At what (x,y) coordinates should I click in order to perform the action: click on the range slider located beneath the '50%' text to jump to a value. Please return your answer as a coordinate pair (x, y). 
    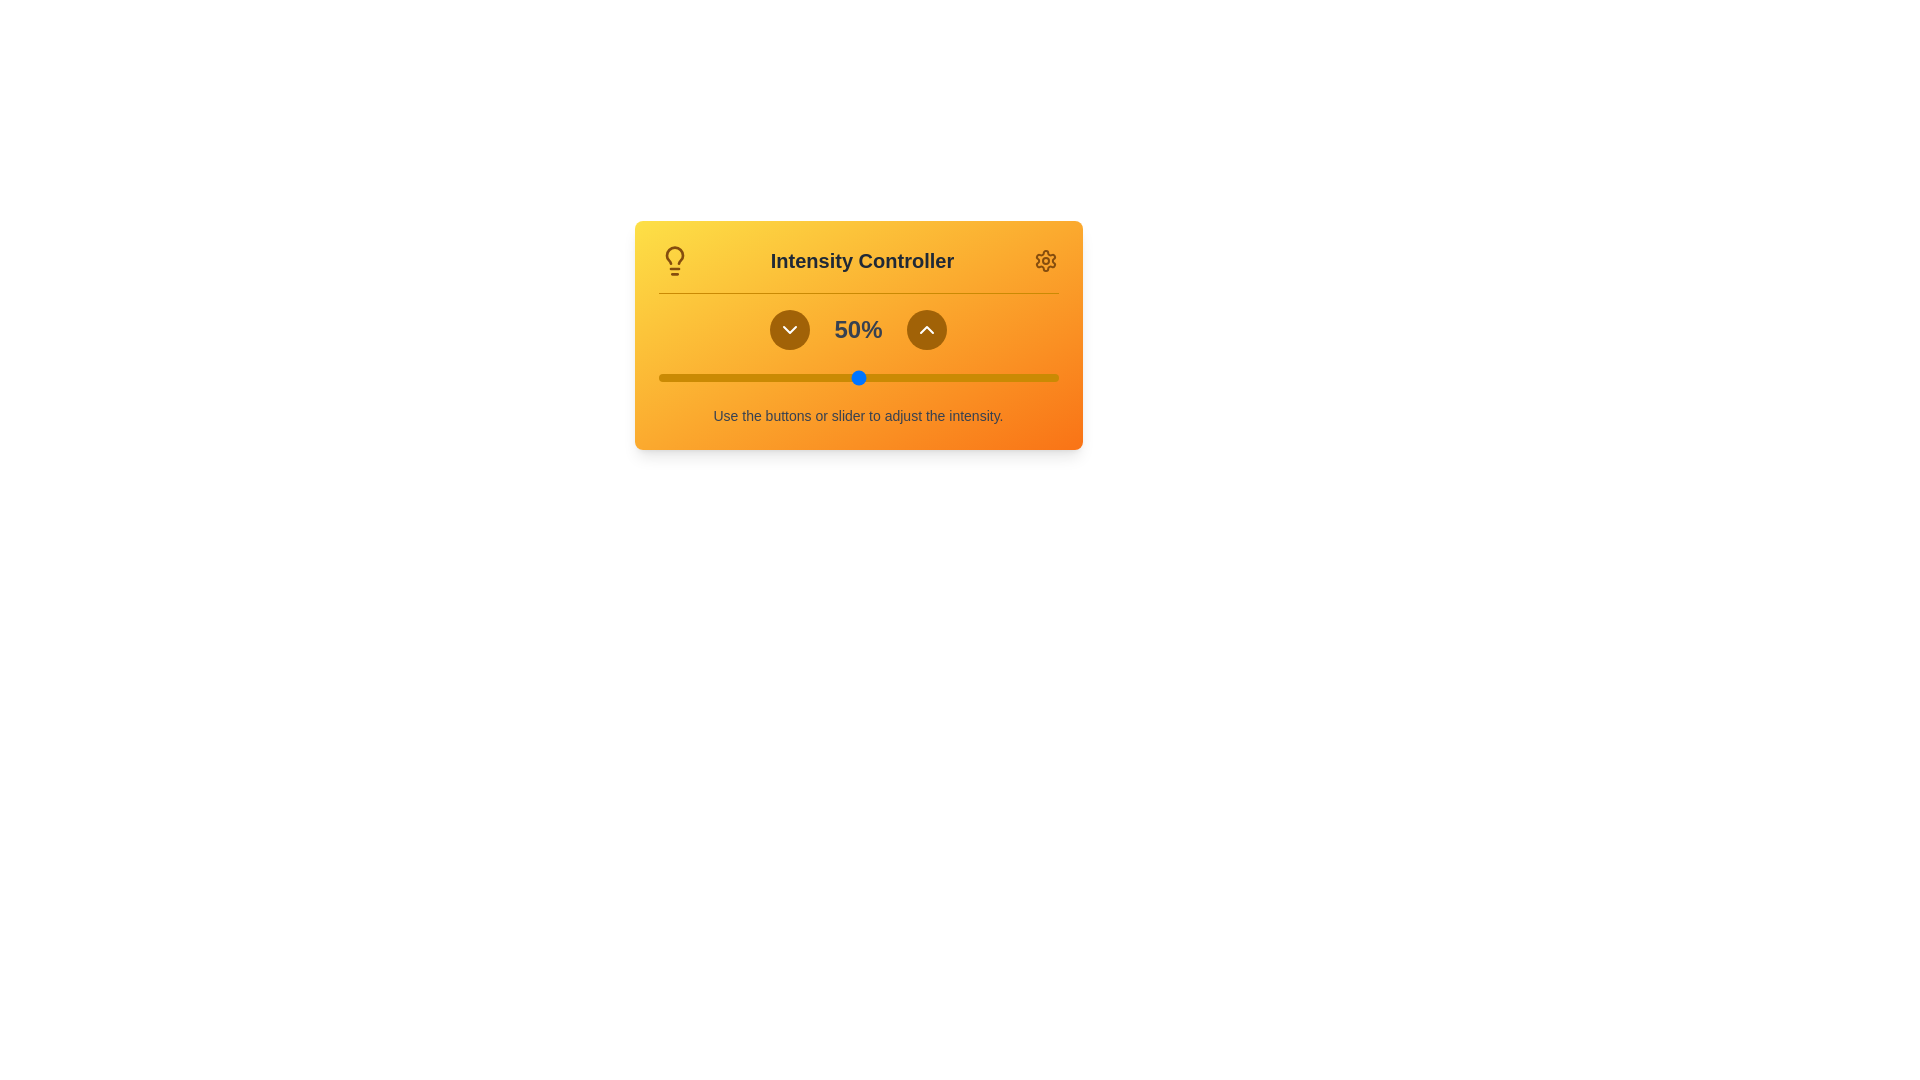
    Looking at the image, I should click on (858, 378).